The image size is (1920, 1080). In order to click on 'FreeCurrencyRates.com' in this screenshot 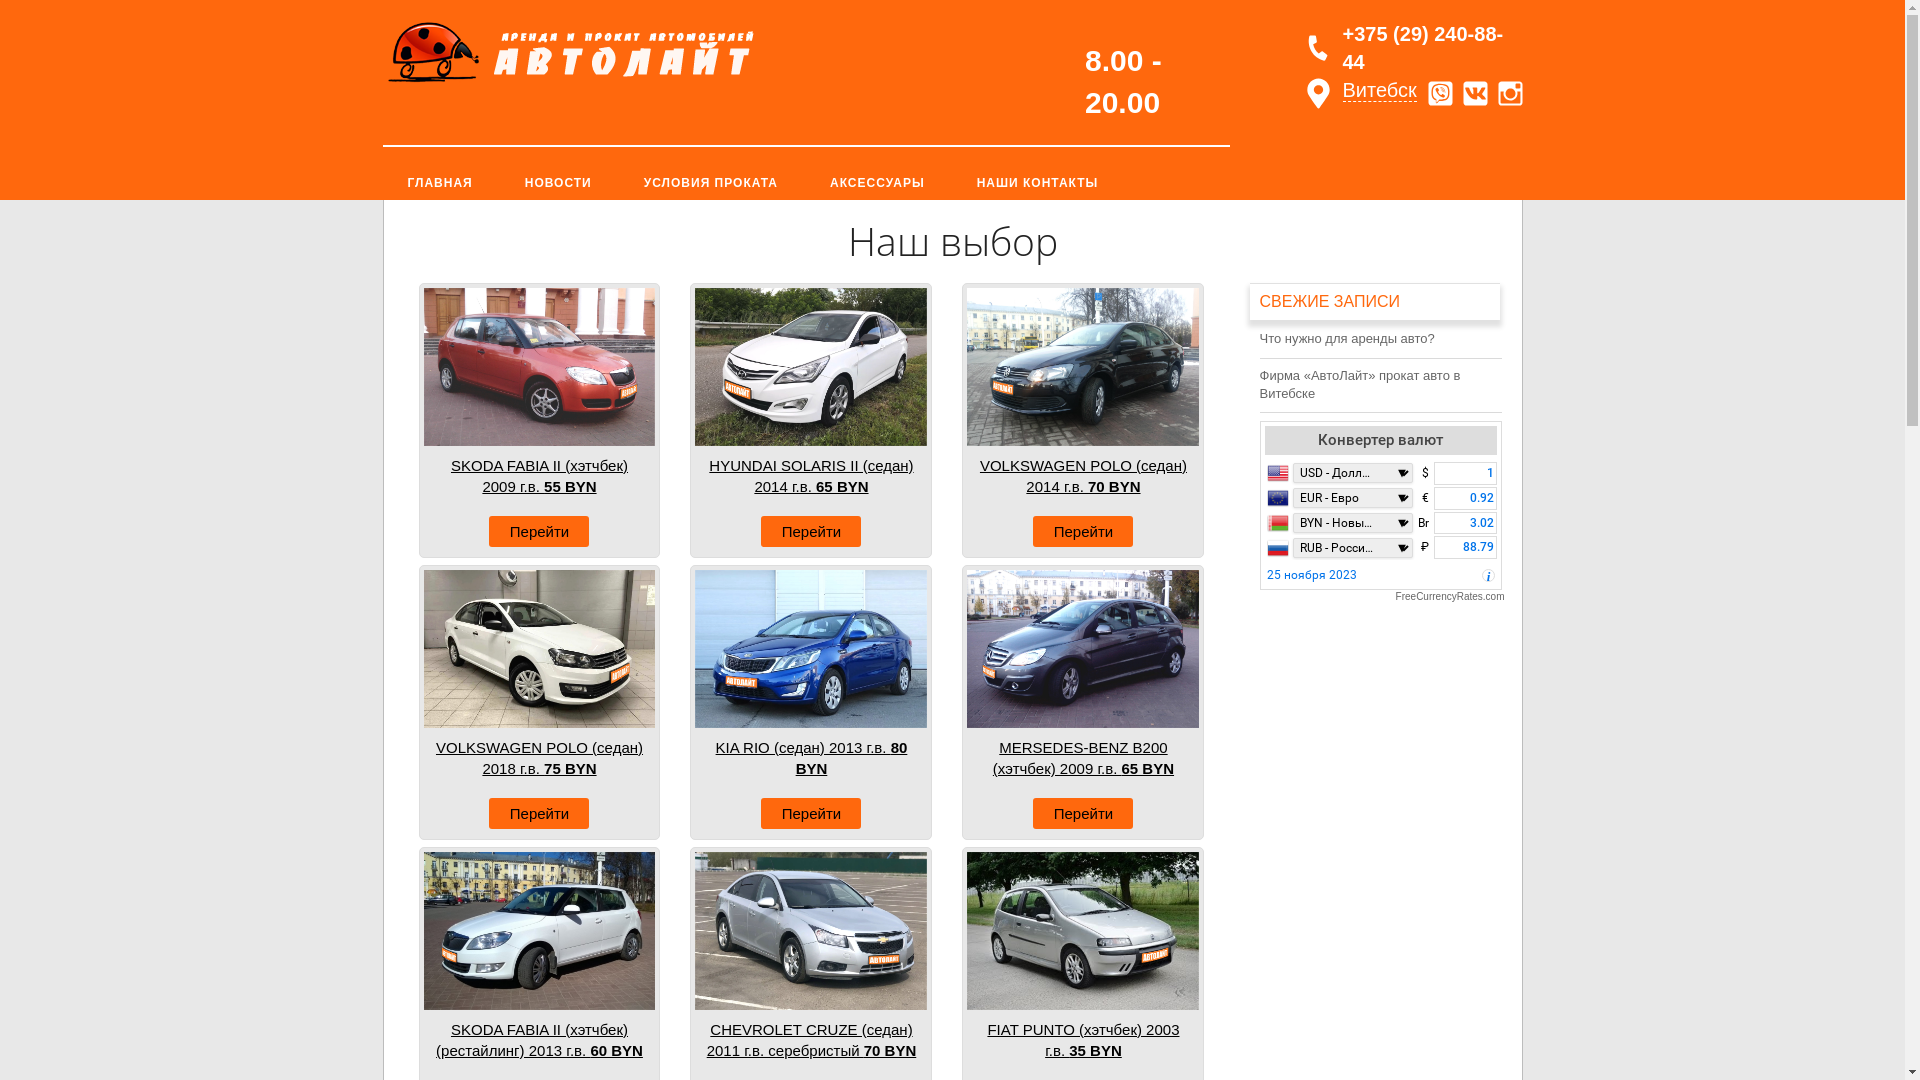, I will do `click(1381, 596)`.